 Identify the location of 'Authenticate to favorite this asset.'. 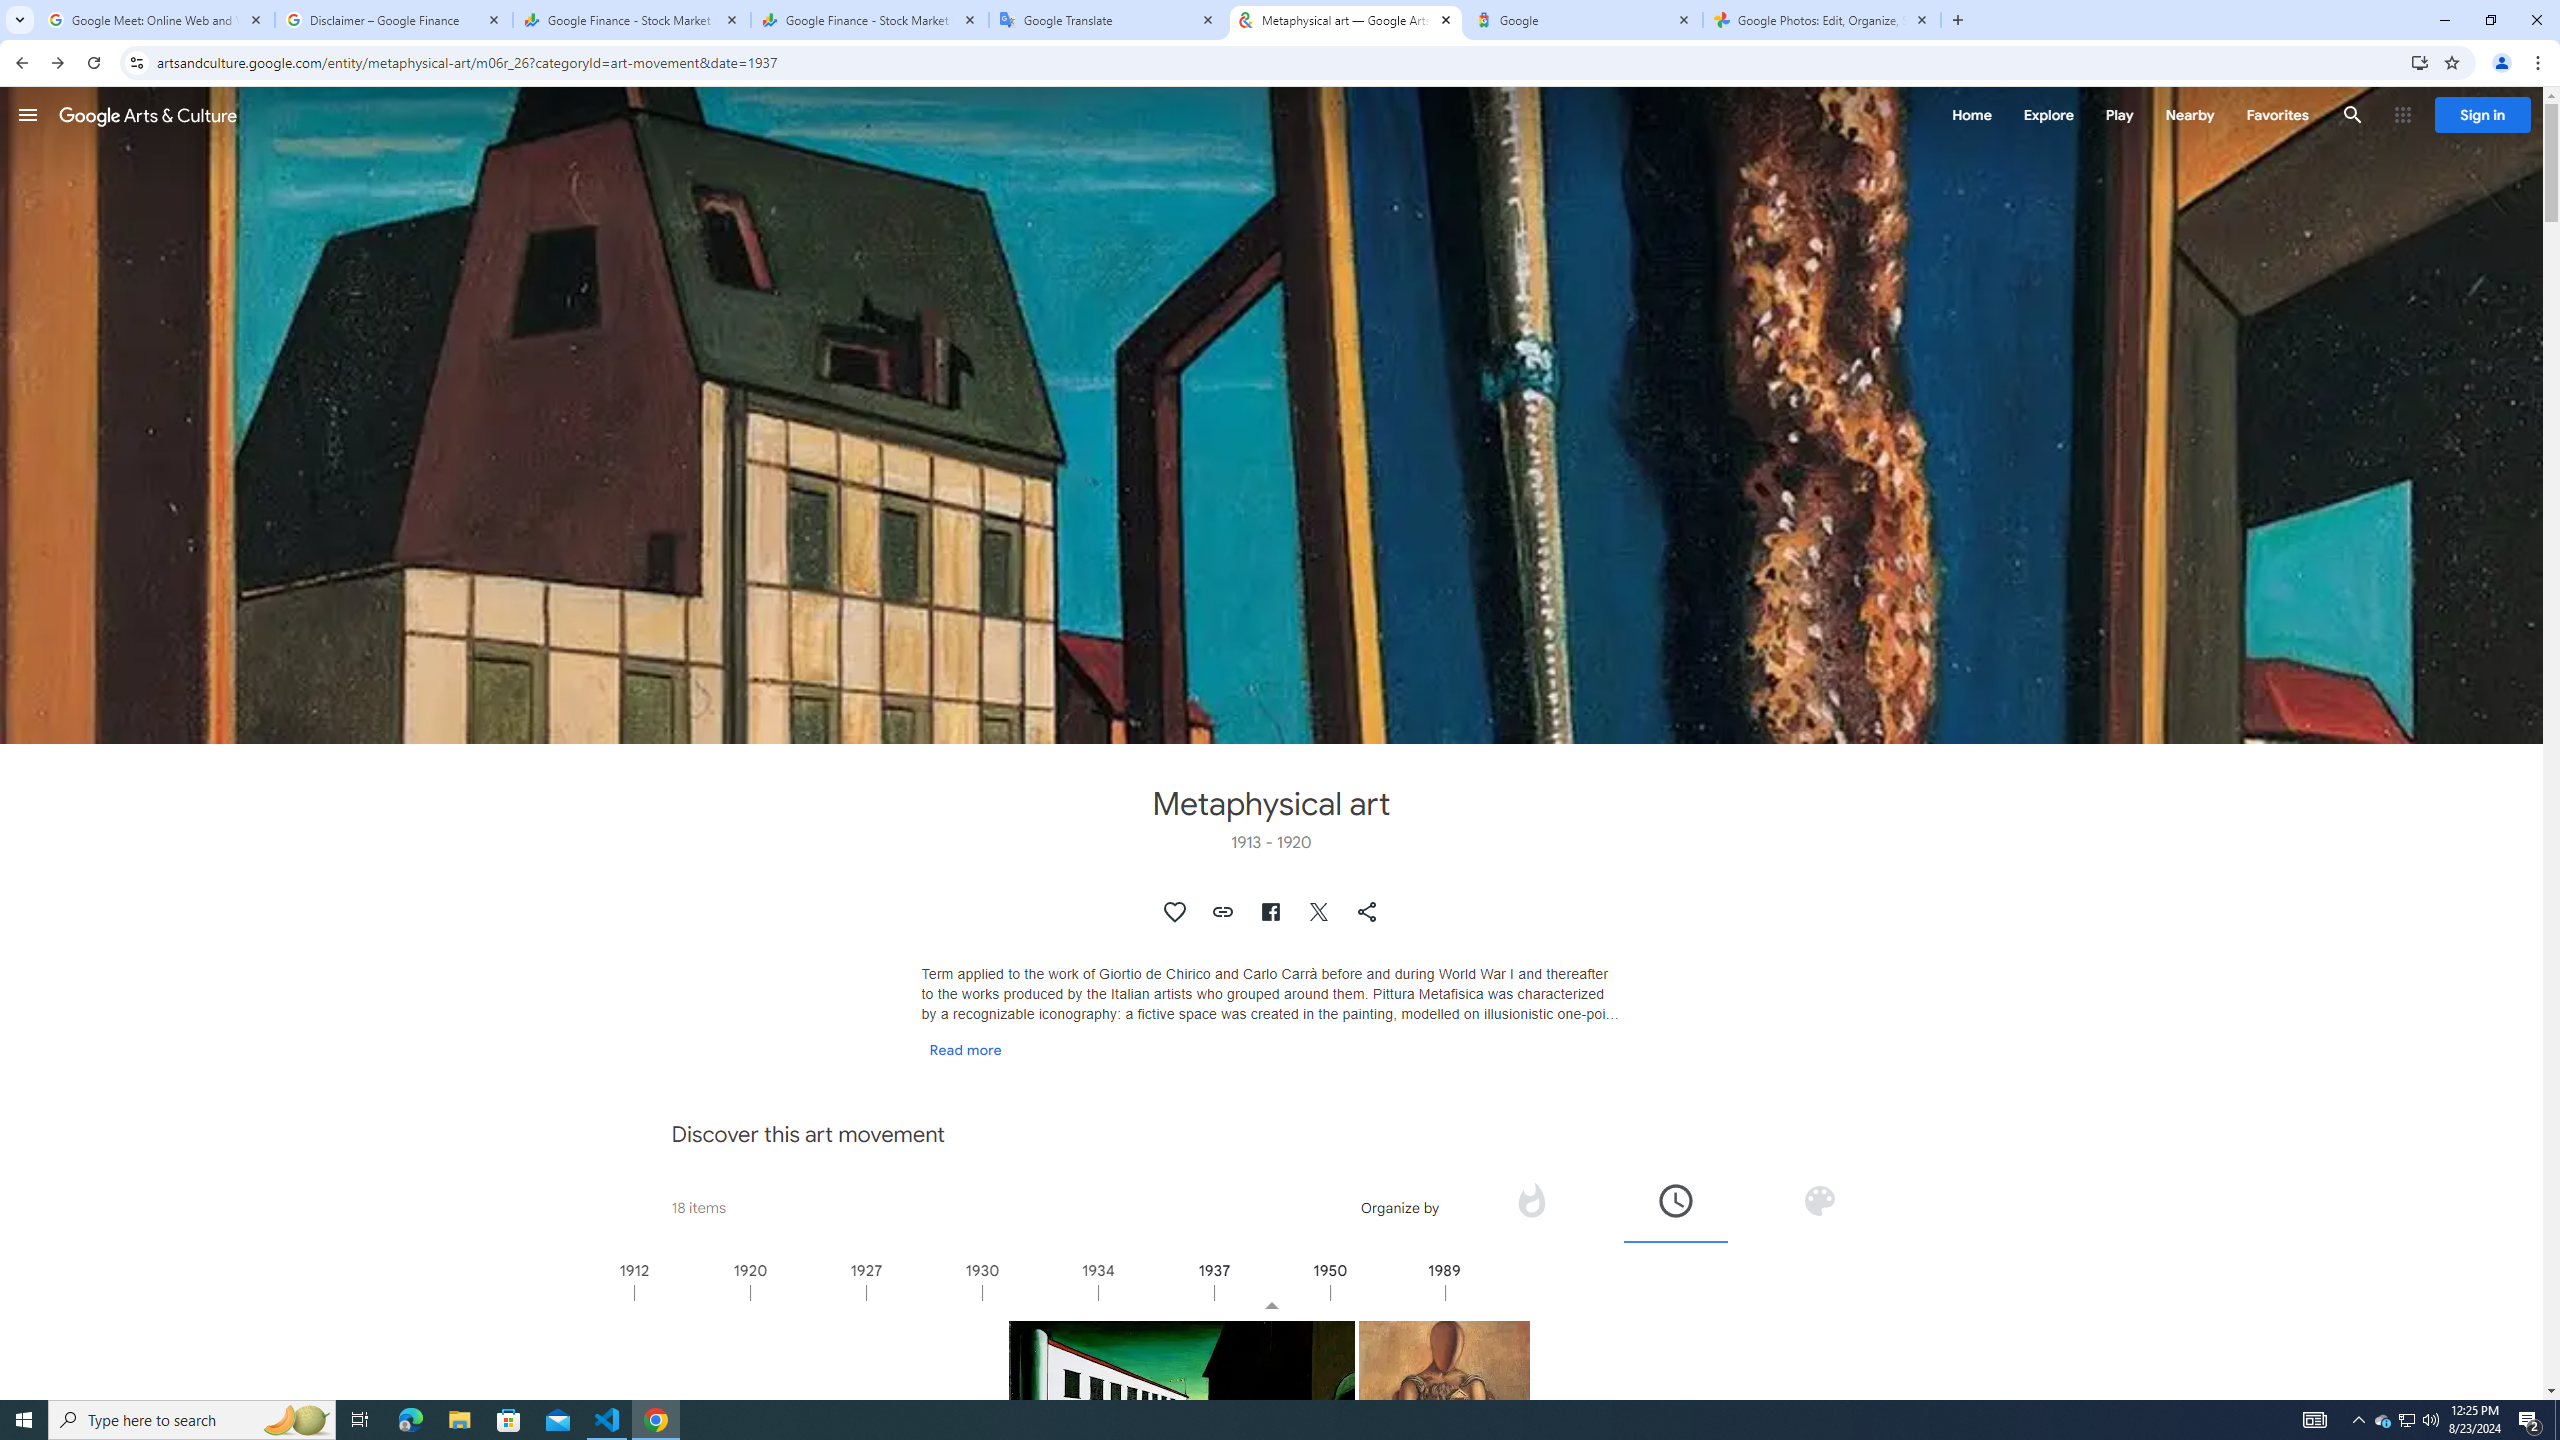
(1175, 911).